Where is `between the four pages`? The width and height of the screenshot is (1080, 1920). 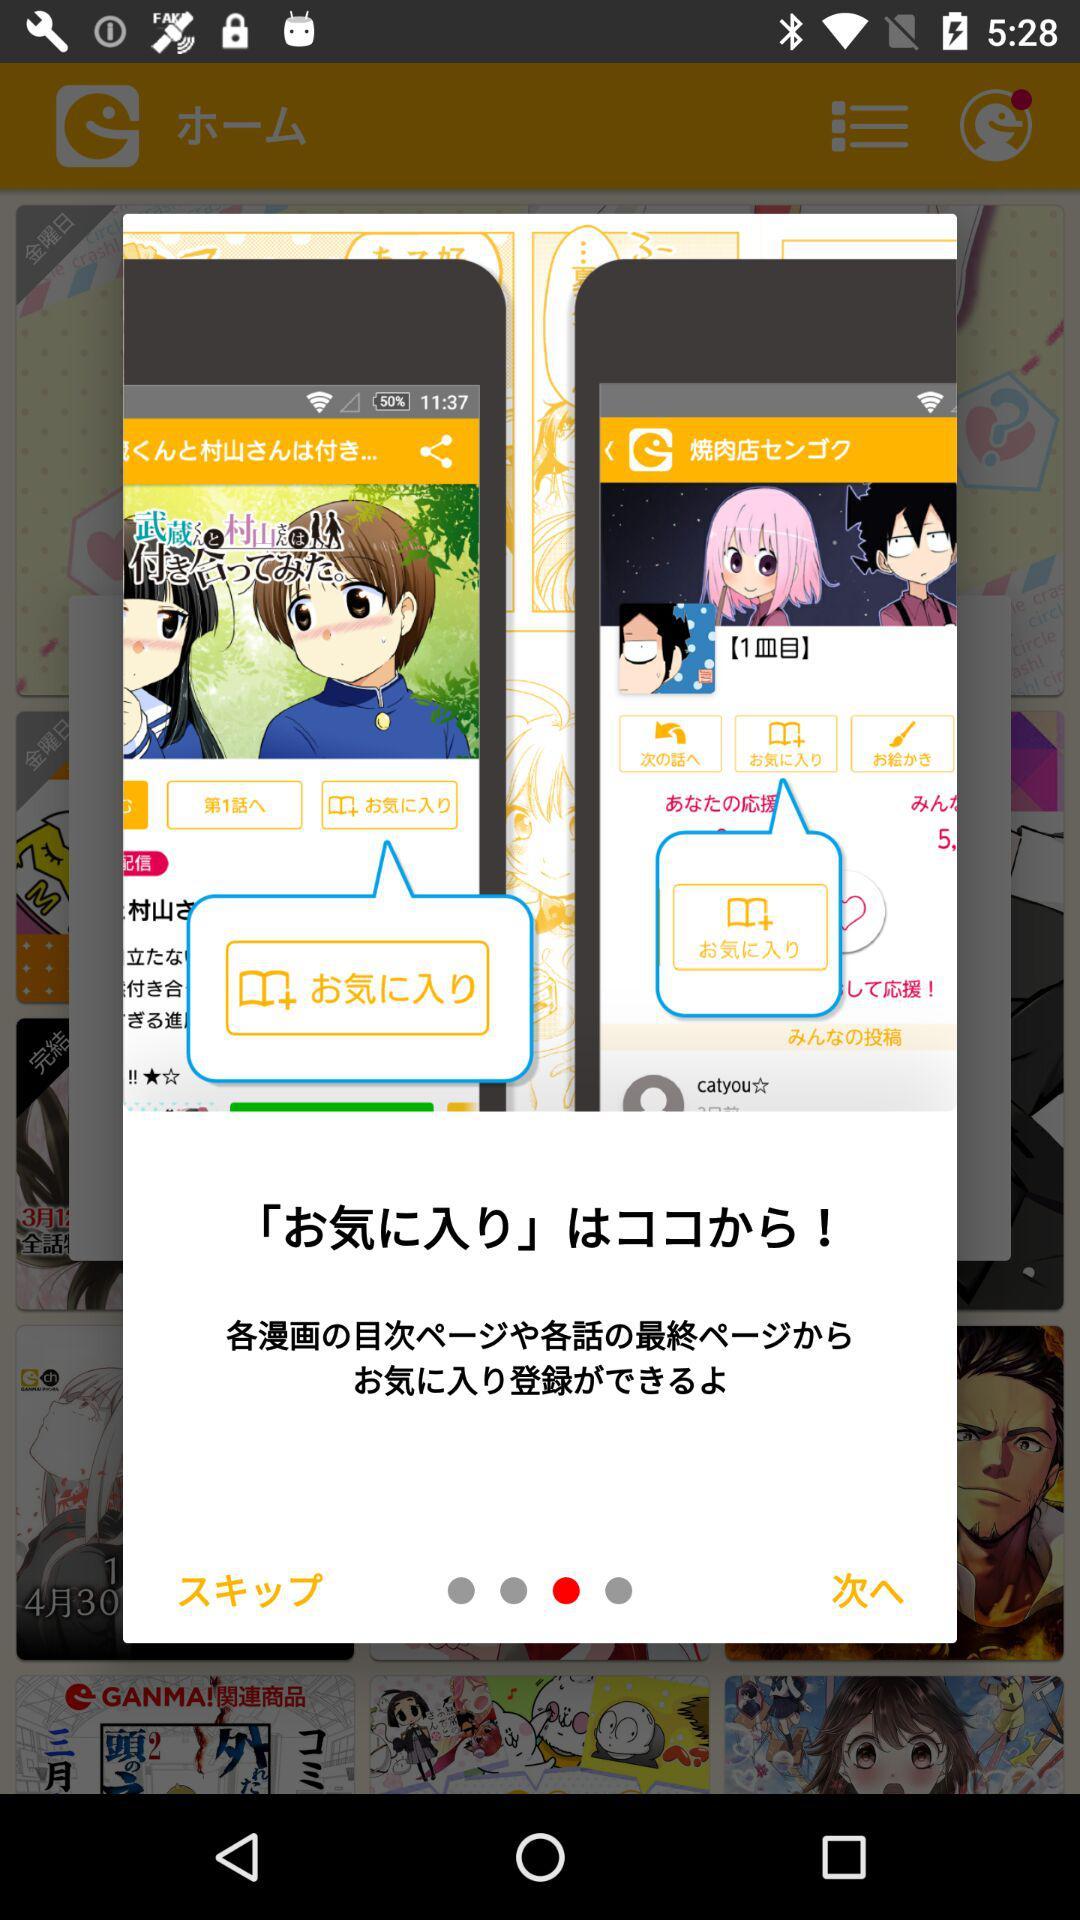 between the four pages is located at coordinates (566, 1589).